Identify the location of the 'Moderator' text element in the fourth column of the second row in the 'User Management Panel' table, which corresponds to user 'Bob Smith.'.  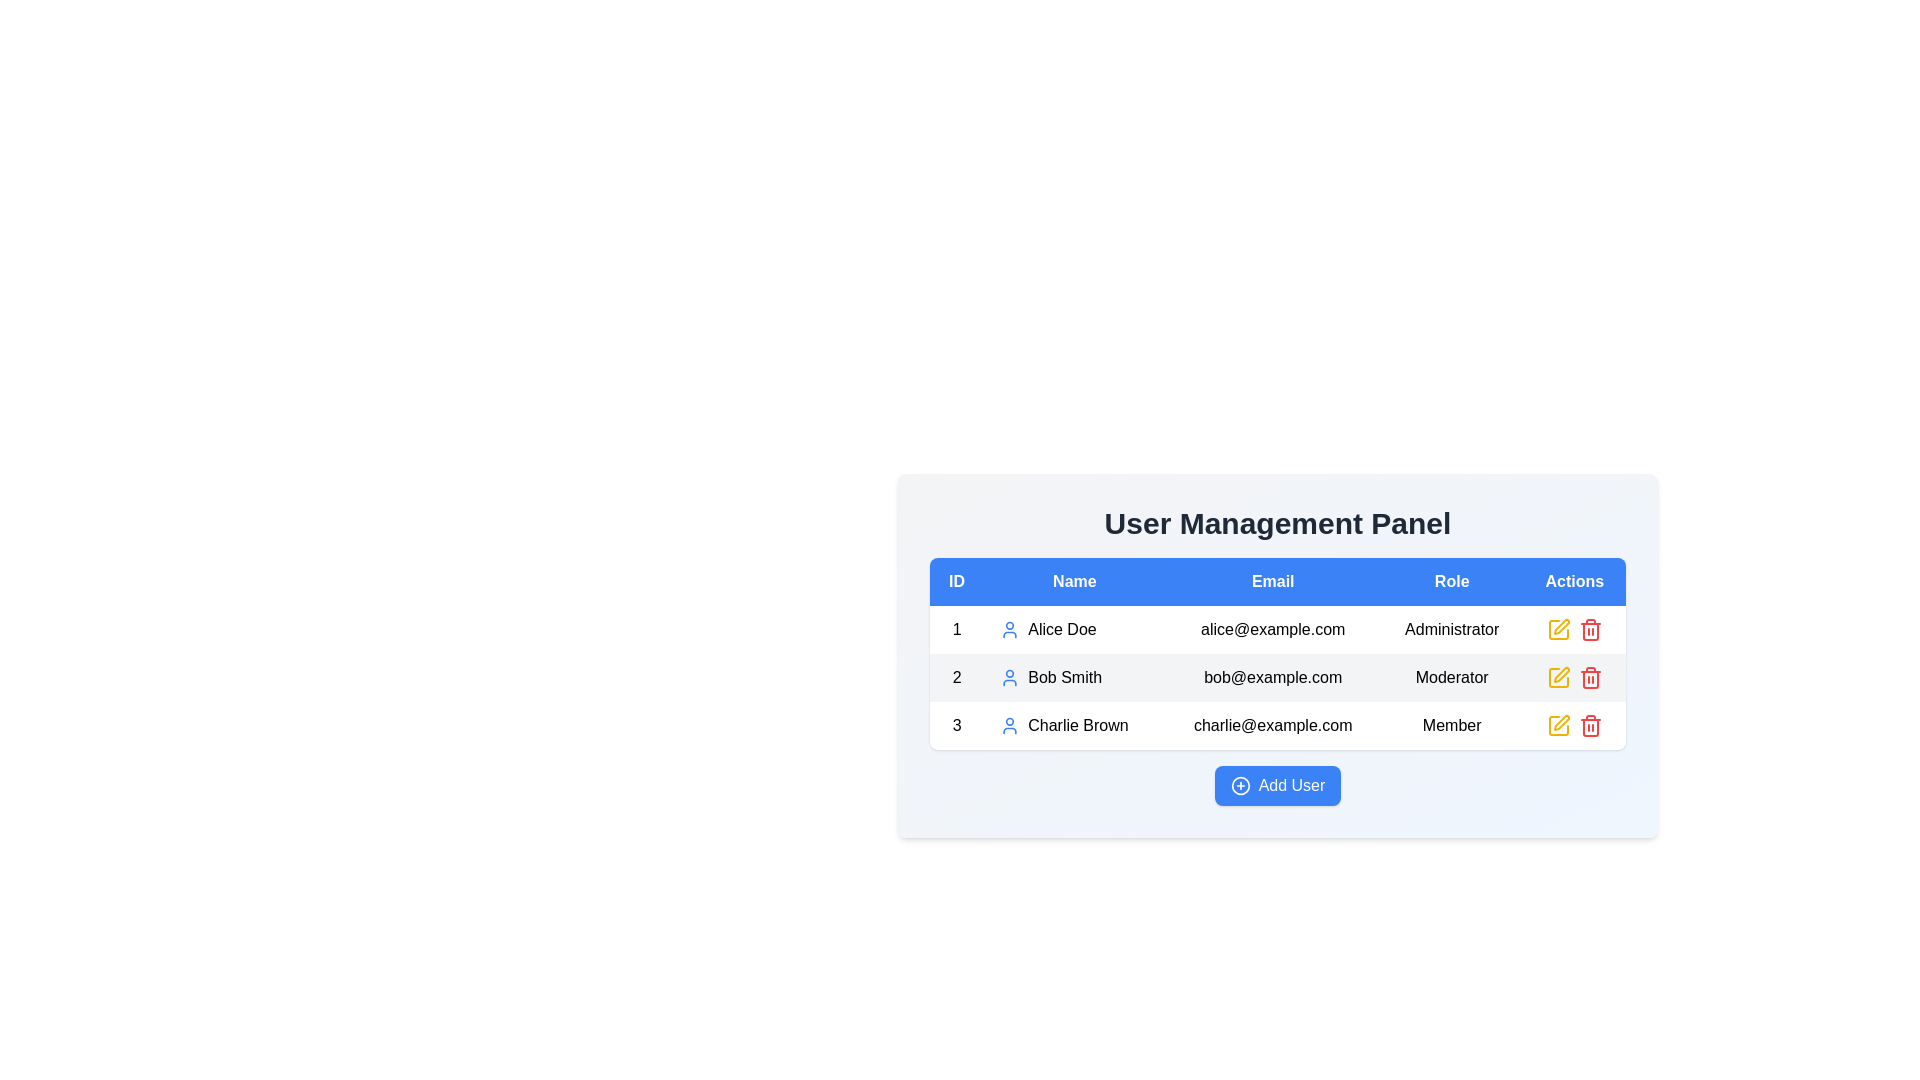
(1452, 677).